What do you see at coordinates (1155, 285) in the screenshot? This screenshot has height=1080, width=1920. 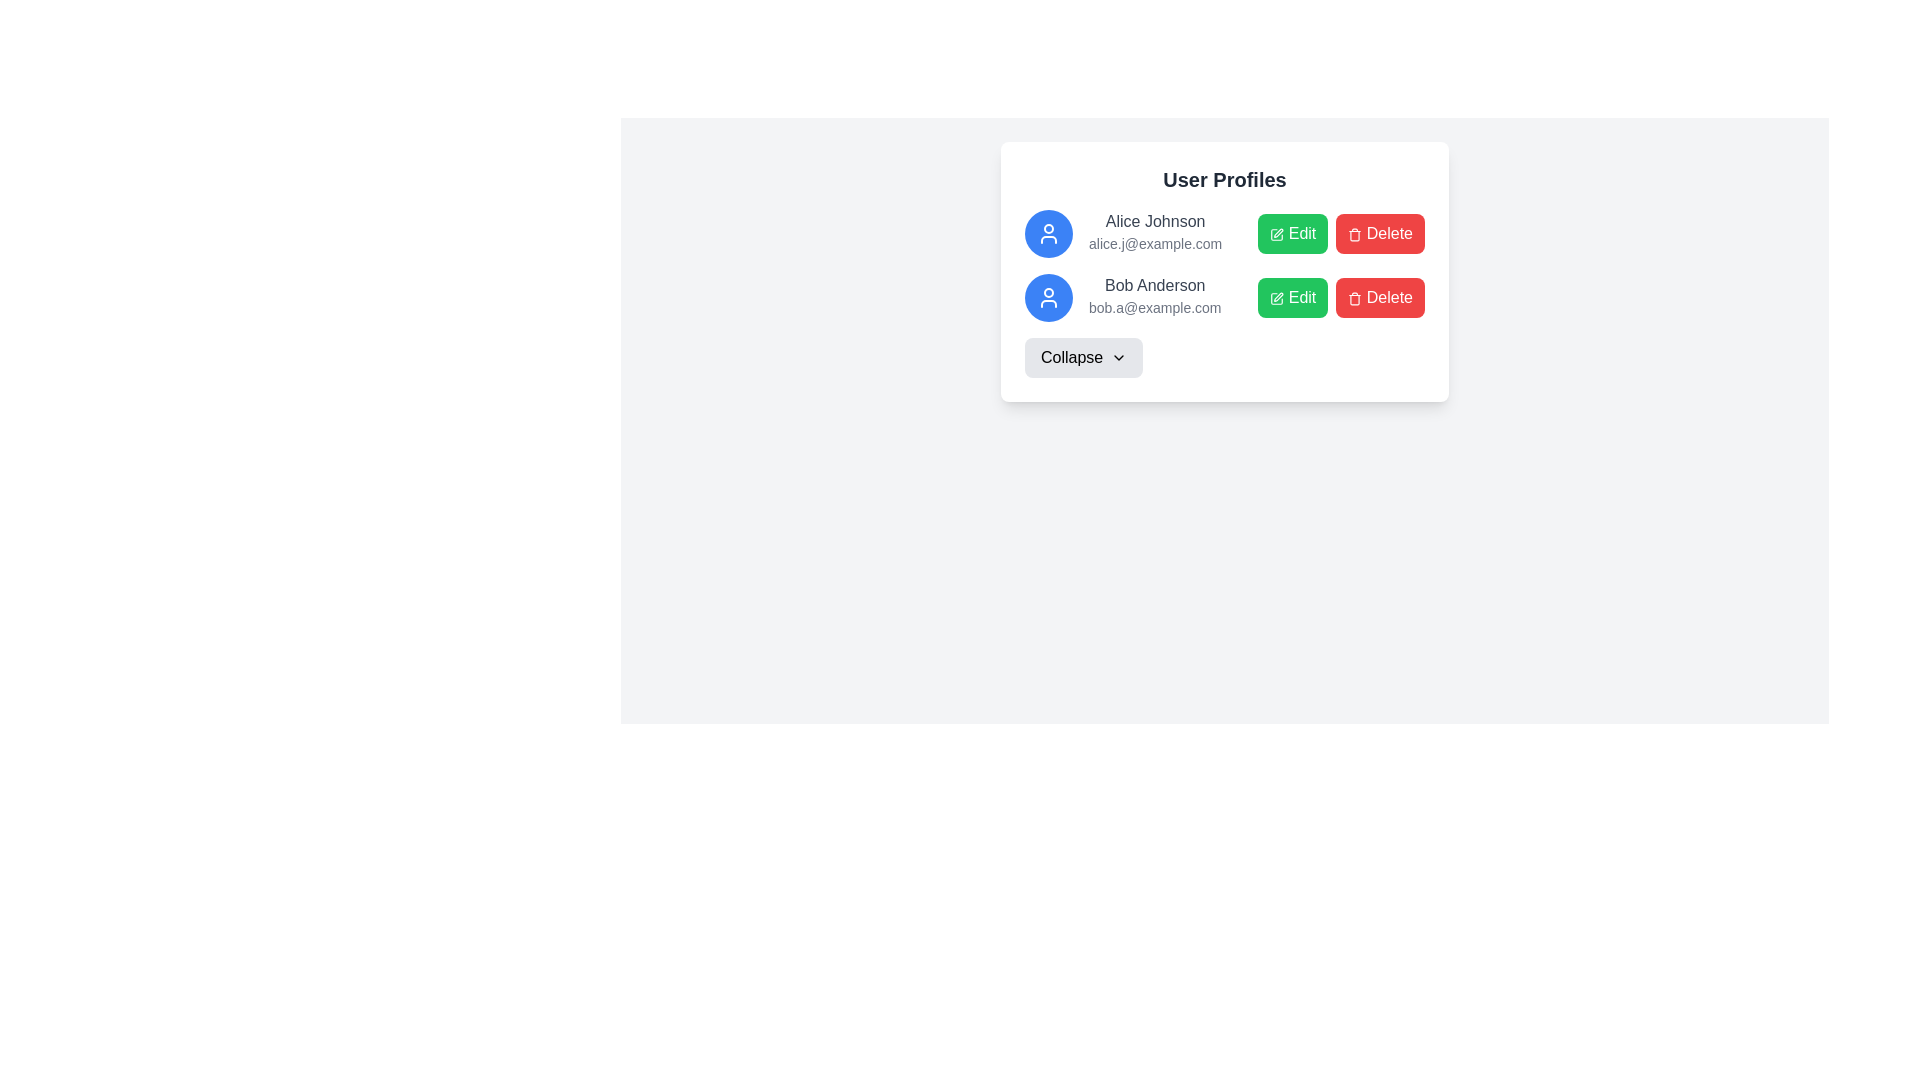 I see `the text label displaying the name 'Bob Anderson', which is styled in gray and located within the user profile section, specifically above the user's email address` at bounding box center [1155, 285].